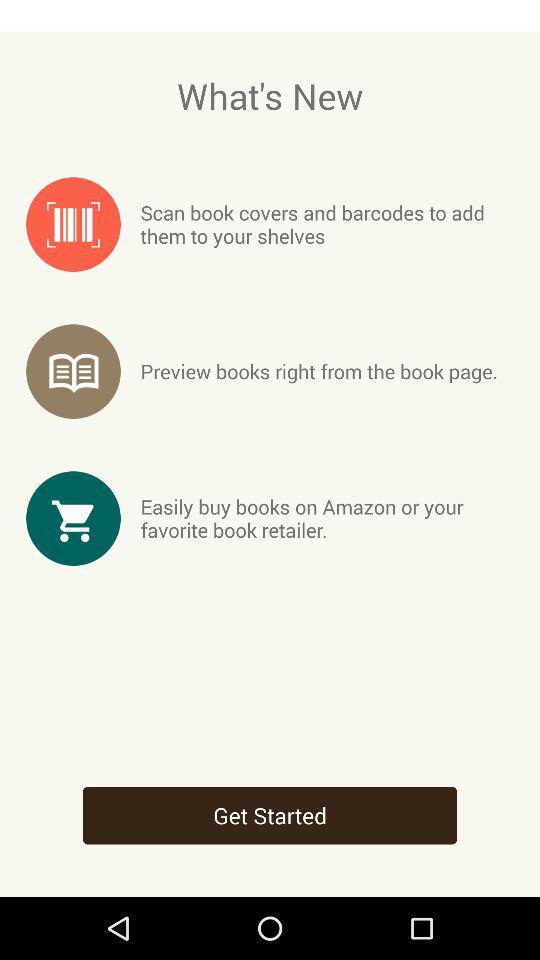 The height and width of the screenshot is (960, 540). What do you see at coordinates (327, 517) in the screenshot?
I see `item above get started` at bounding box center [327, 517].